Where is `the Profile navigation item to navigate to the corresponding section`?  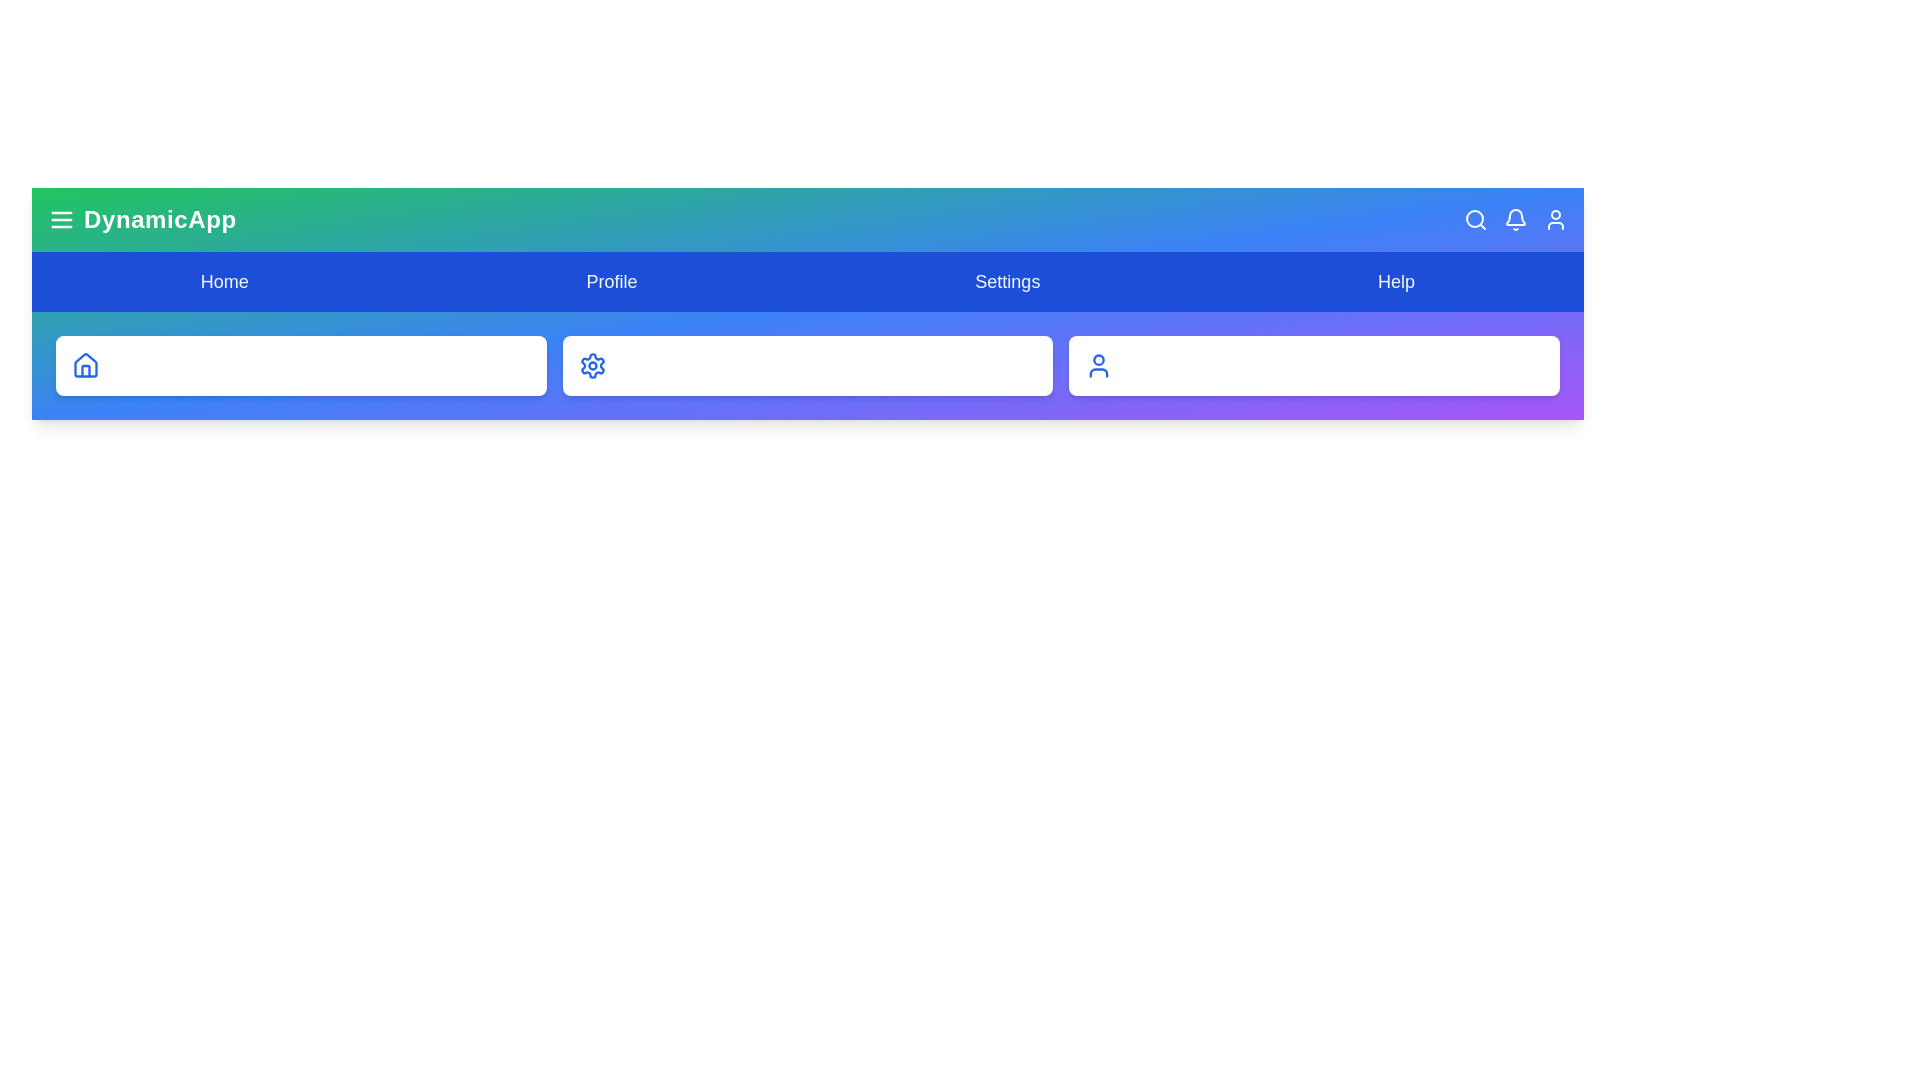
the Profile navigation item to navigate to the corresponding section is located at coordinates (611, 281).